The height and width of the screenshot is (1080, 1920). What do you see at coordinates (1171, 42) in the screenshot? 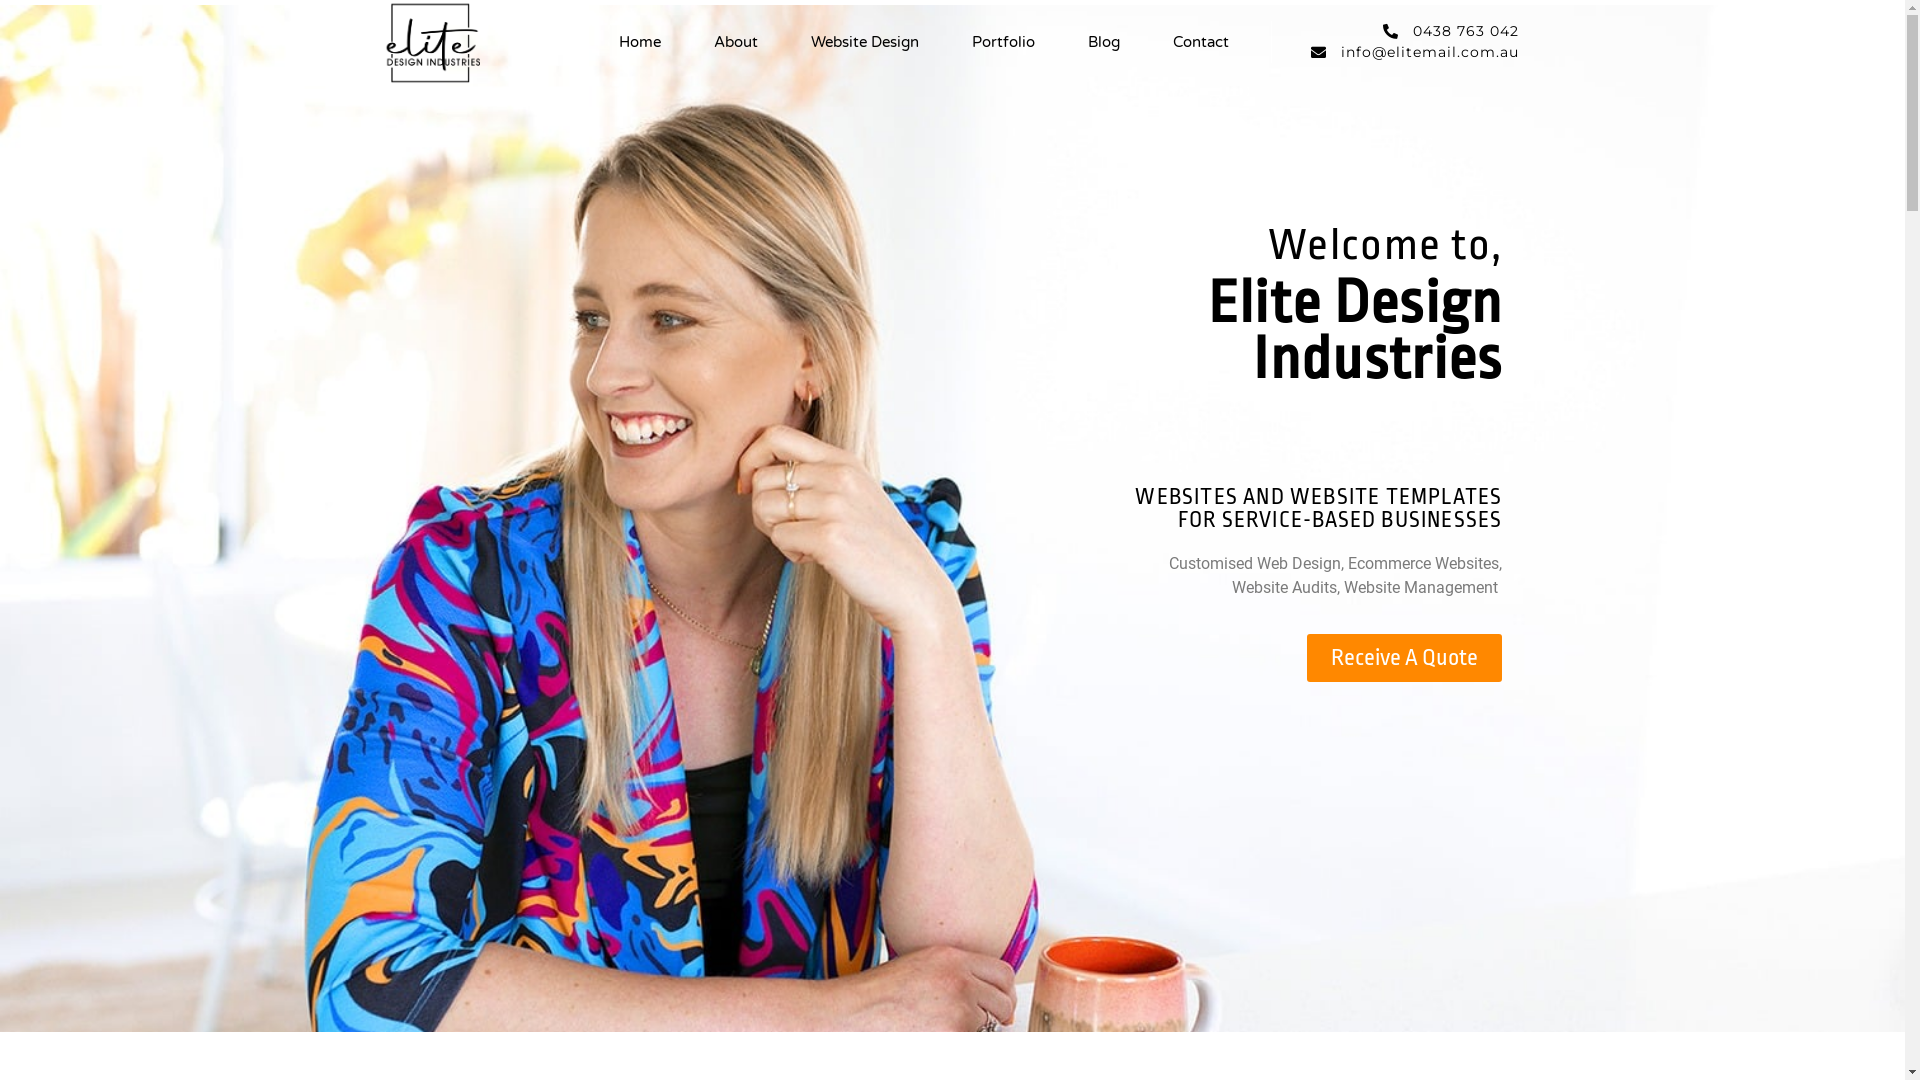
I see `'Contact'` at bounding box center [1171, 42].